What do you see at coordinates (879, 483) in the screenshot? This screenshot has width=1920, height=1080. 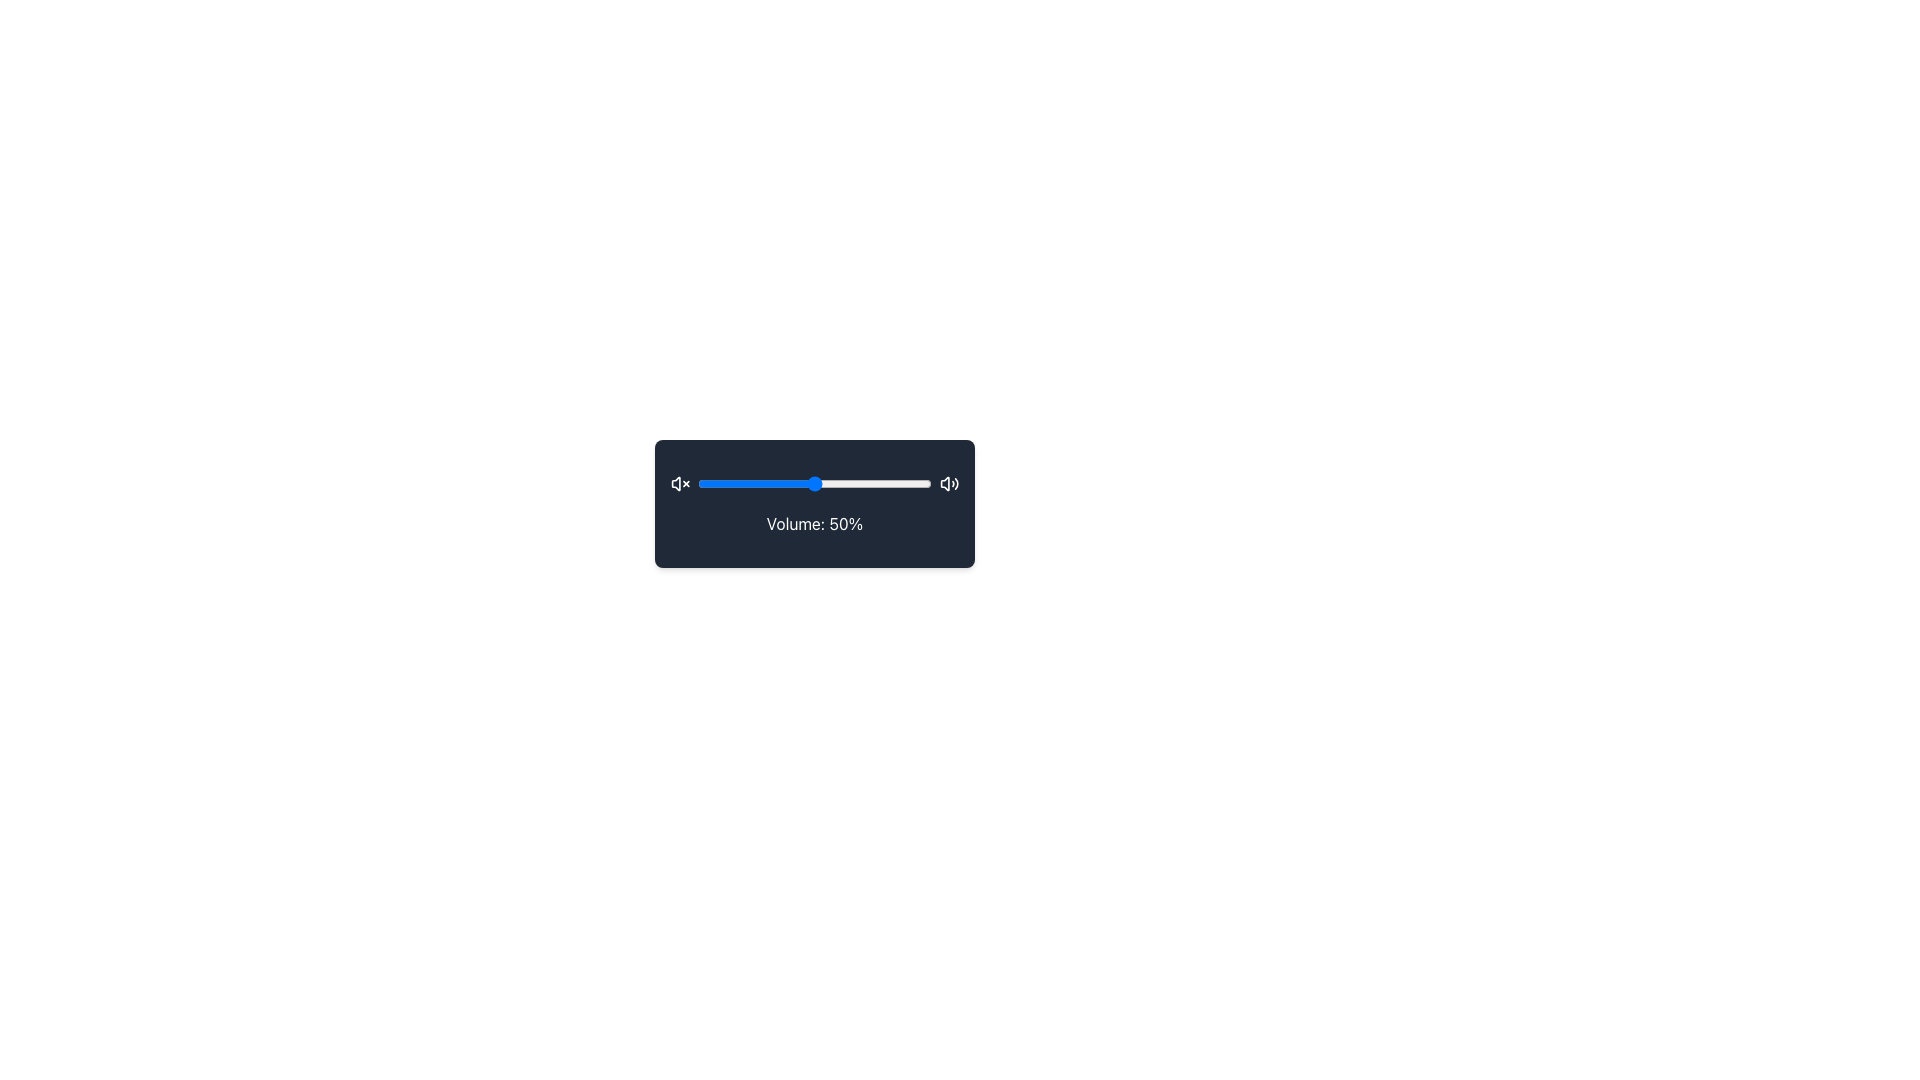 I see `the volume` at bounding box center [879, 483].